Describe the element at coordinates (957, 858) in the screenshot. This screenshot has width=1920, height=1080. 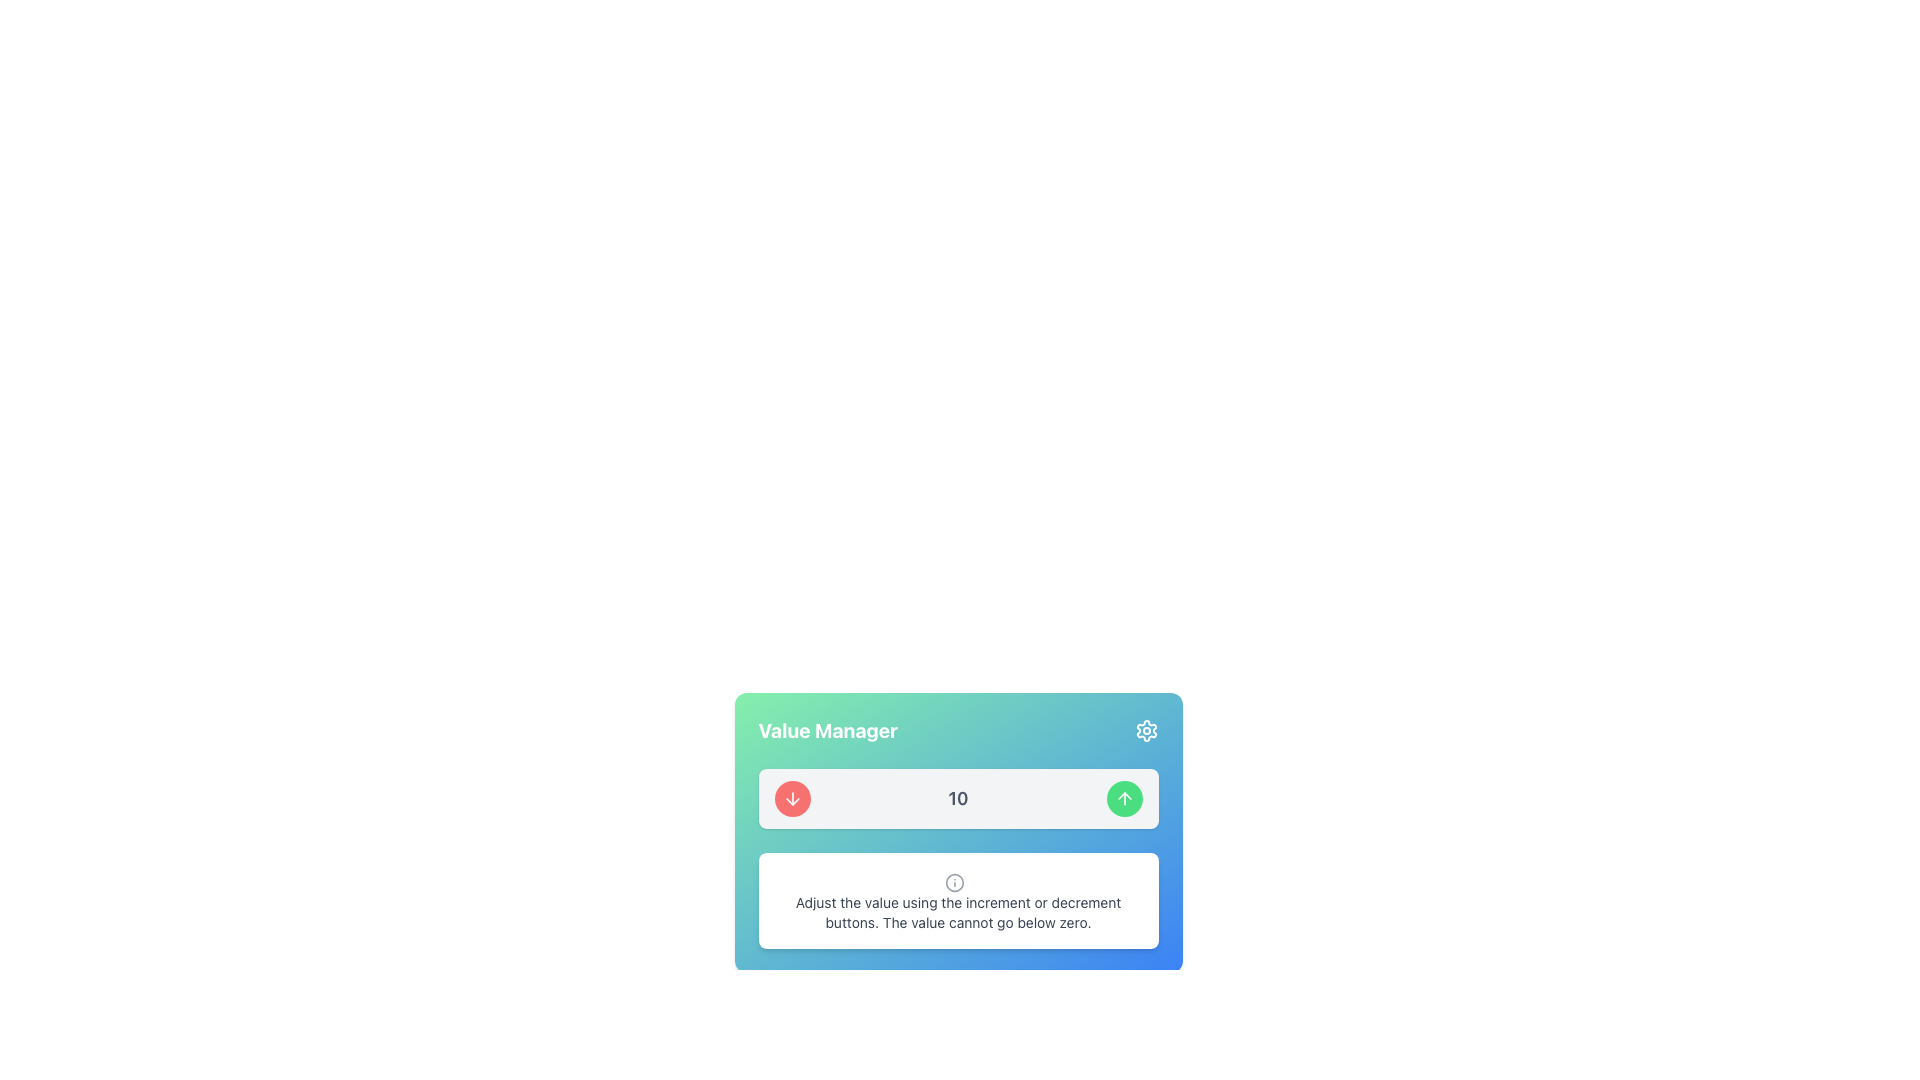
I see `the text block with an information icon that provides instructions on adjusting values, located at the bottom of the 'Value Manager' card` at that location.